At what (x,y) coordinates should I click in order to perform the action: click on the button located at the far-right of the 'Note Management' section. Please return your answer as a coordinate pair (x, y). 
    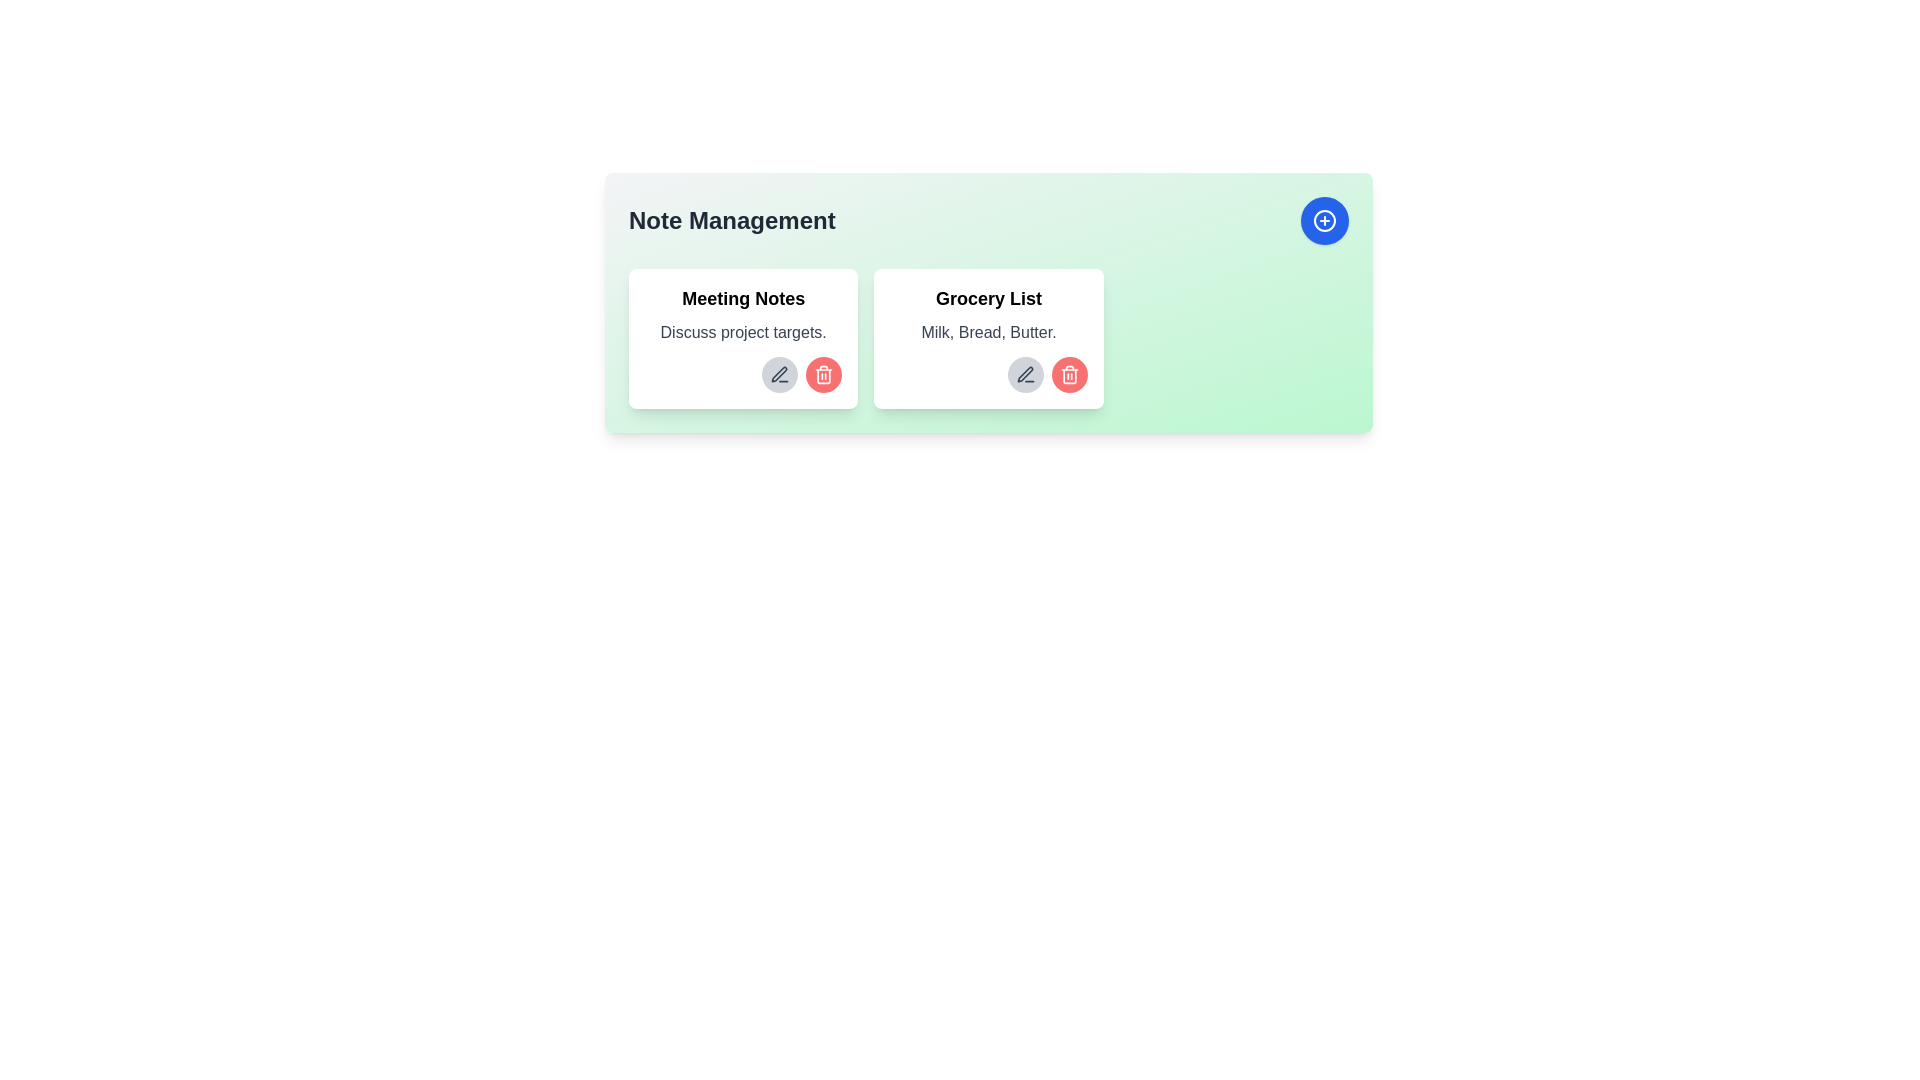
    Looking at the image, I should click on (1324, 220).